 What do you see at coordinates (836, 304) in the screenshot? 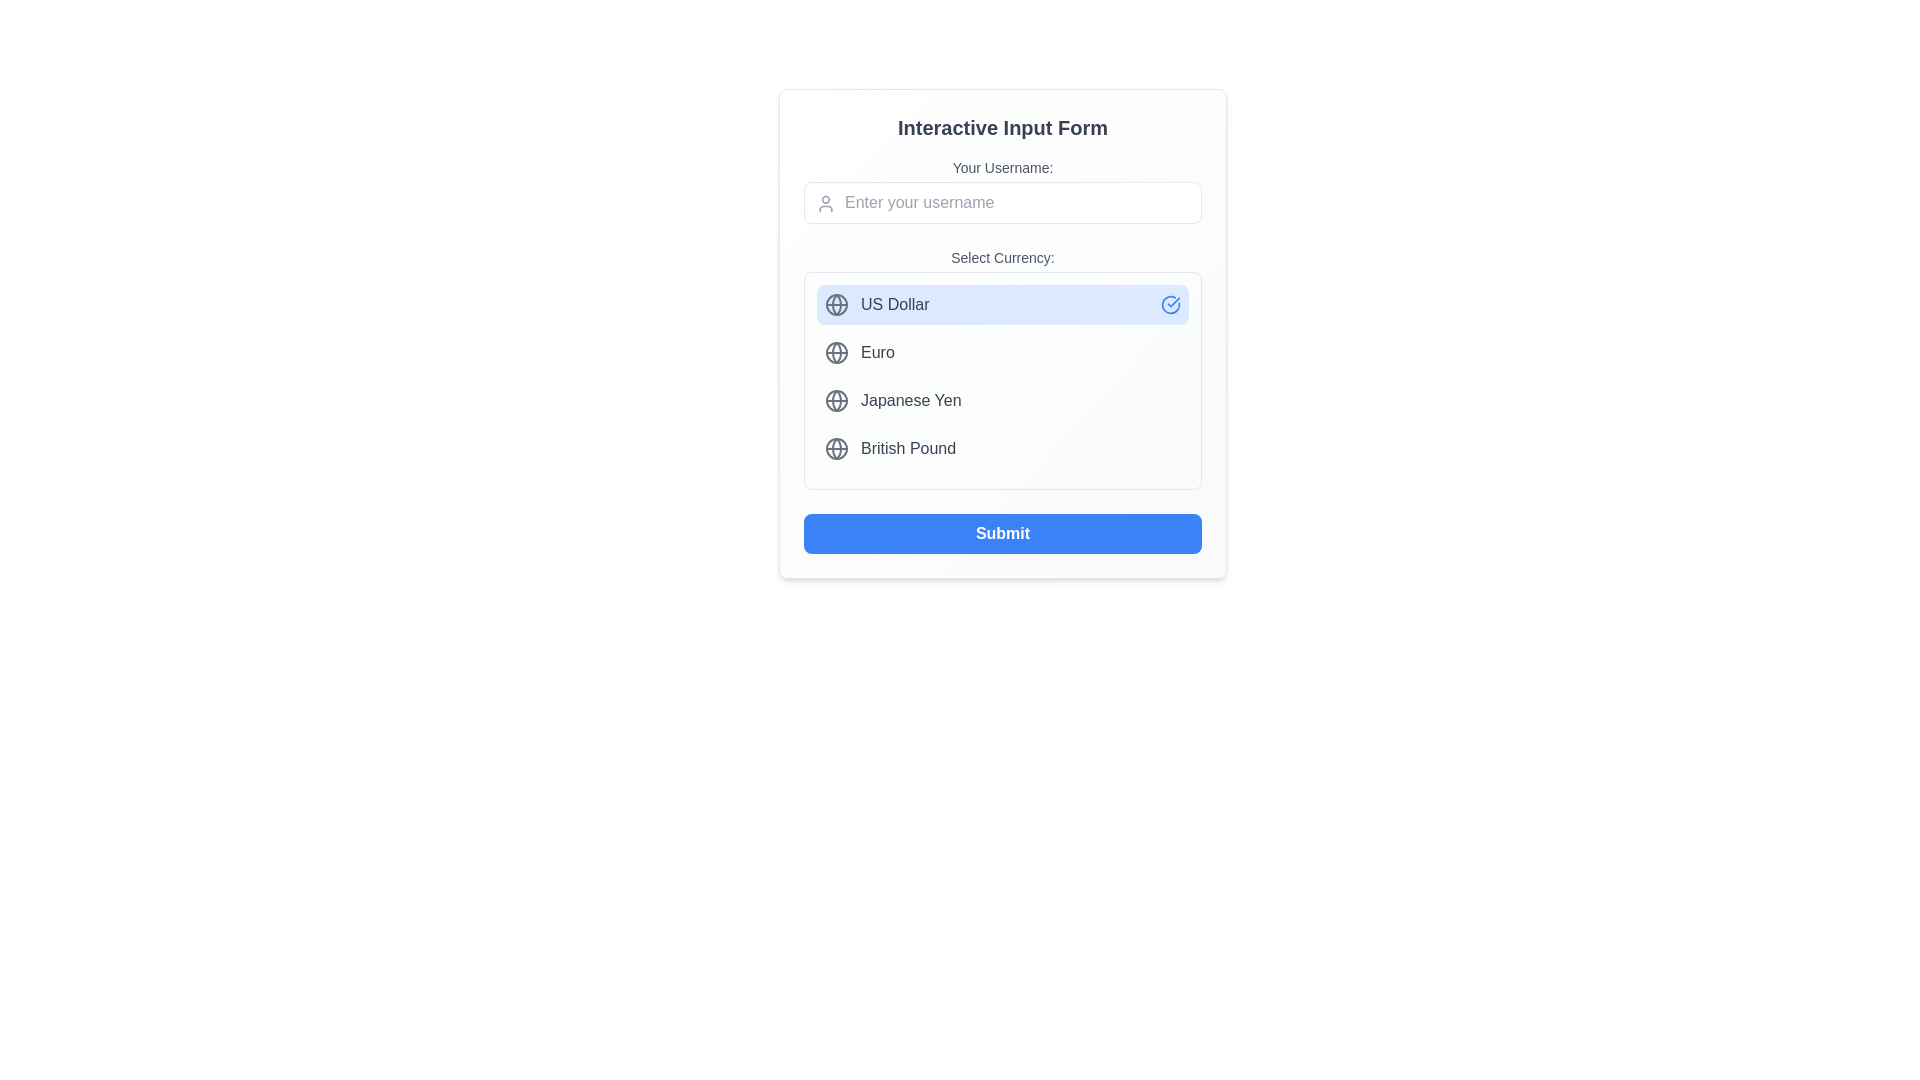
I see `the globe icon represented by the SVG circle element in the currency selection interface, positioned leftmost next to the 'US Dollar' label` at bounding box center [836, 304].